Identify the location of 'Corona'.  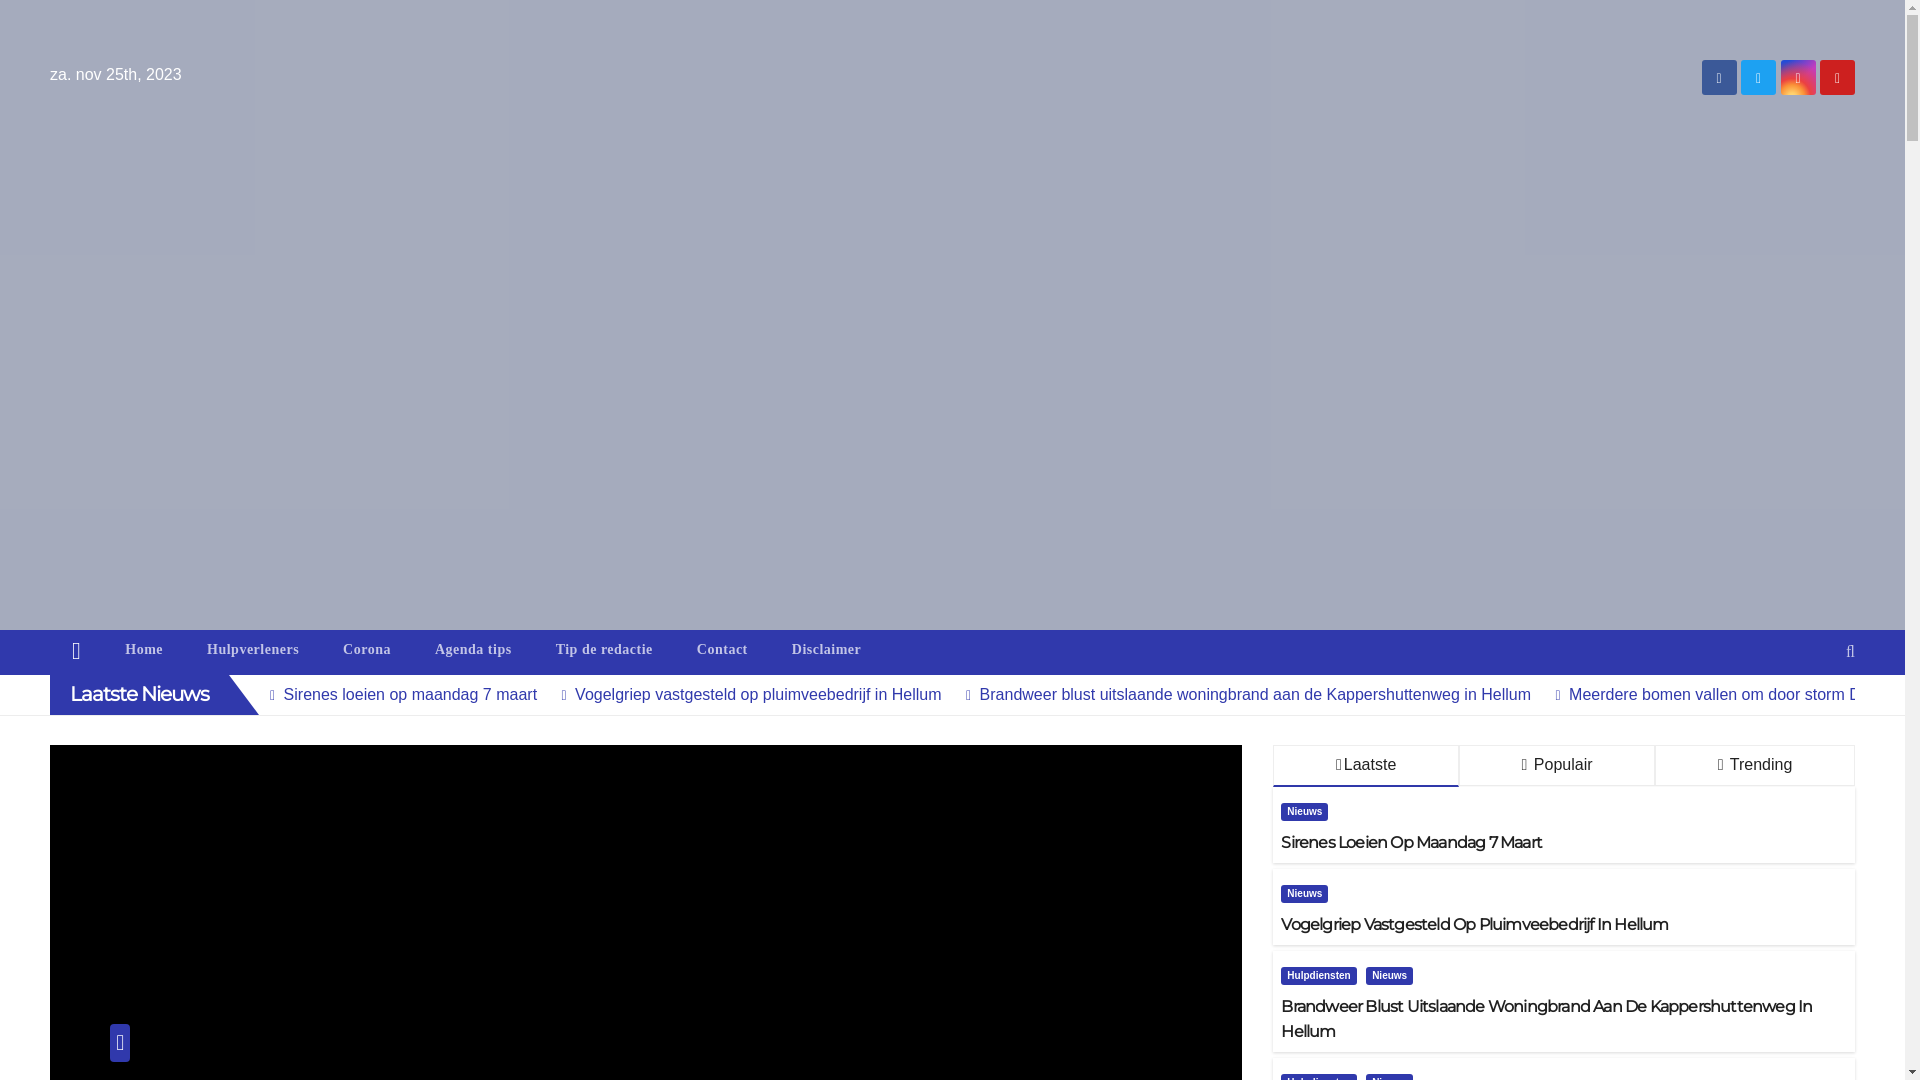
(321, 650).